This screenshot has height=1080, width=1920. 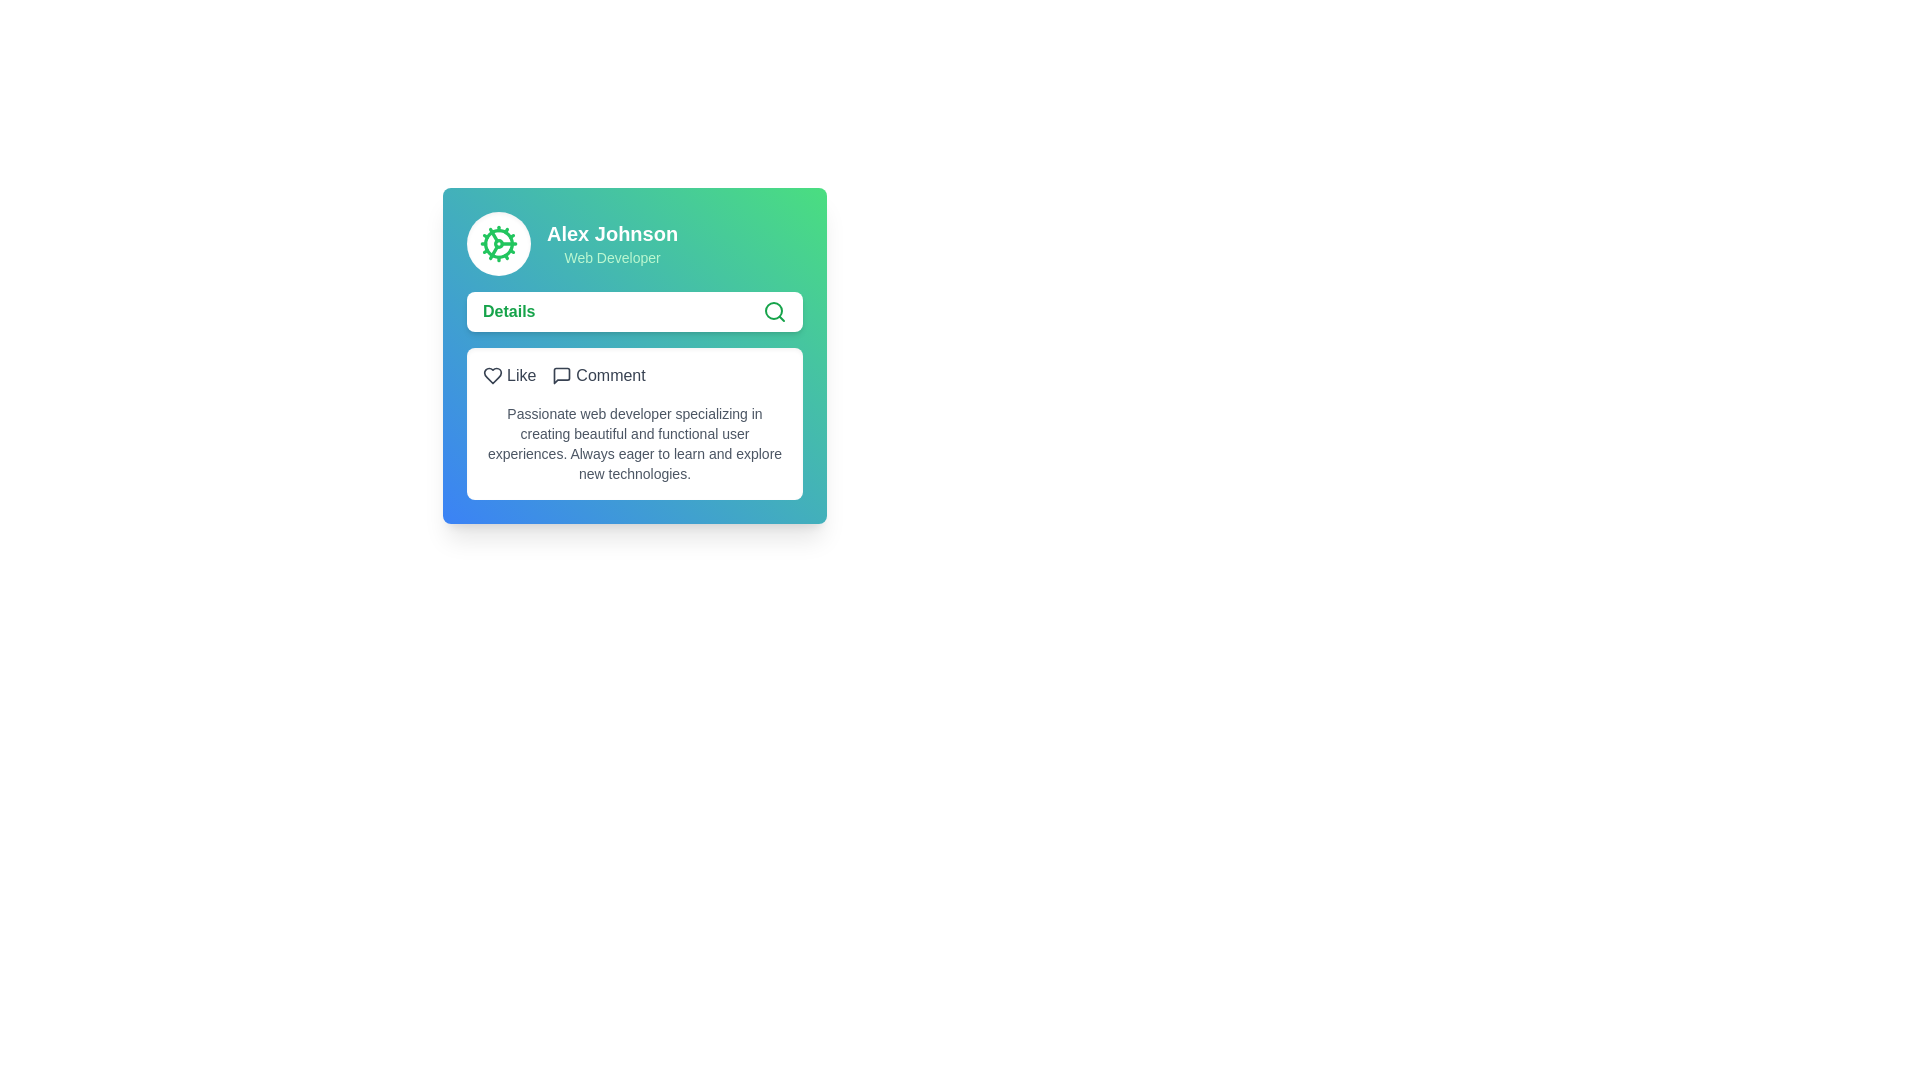 What do you see at coordinates (598, 375) in the screenshot?
I see `the comment button located in the horizontal grouping of elements inside the card interface, positioned below the user profile section and above the description text block` at bounding box center [598, 375].